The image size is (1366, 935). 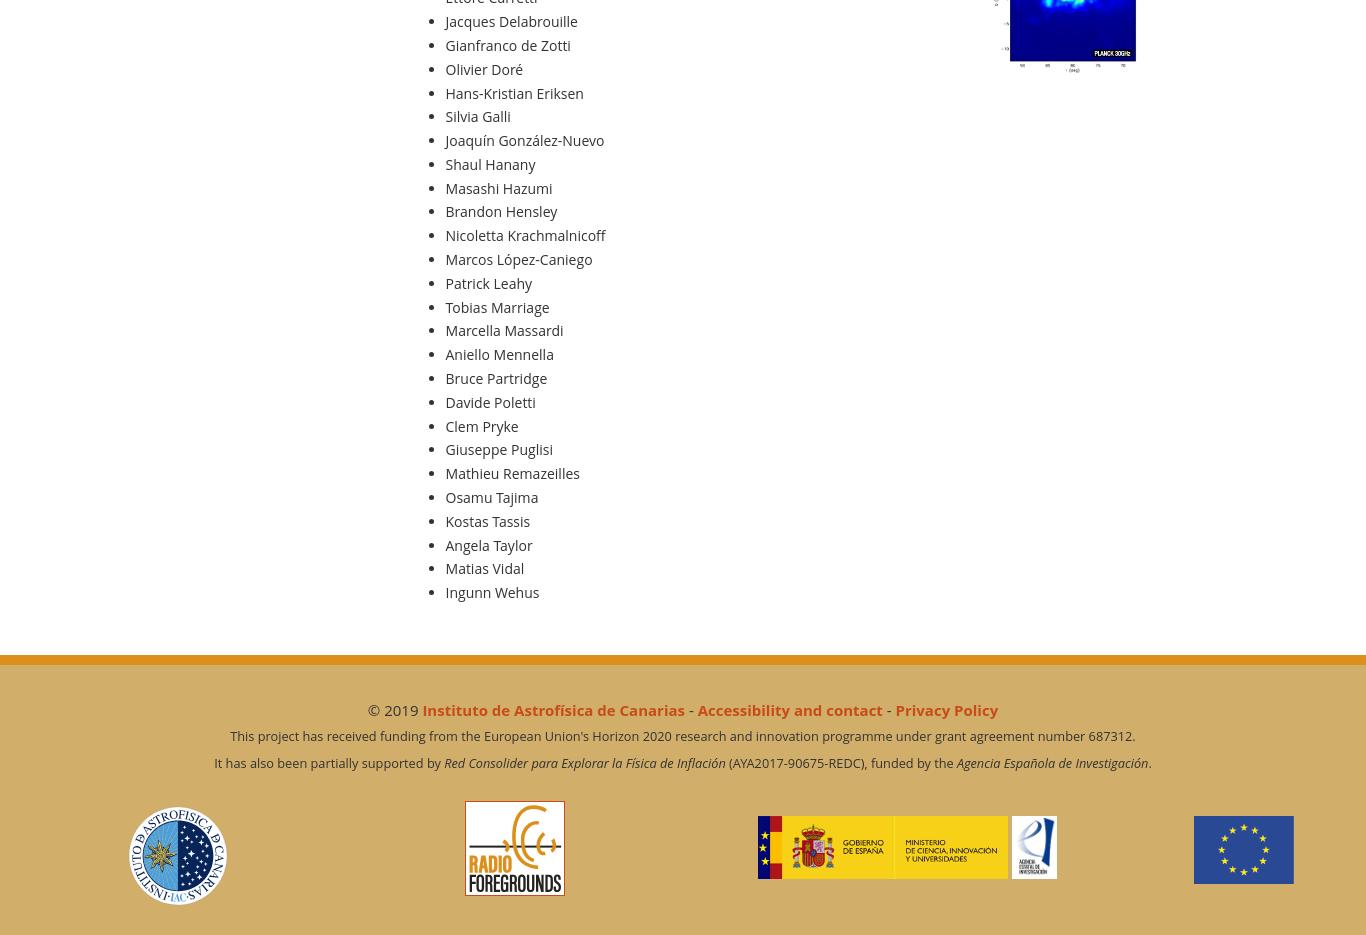 What do you see at coordinates (507, 44) in the screenshot?
I see `'Gianfranco de Zotti'` at bounding box center [507, 44].